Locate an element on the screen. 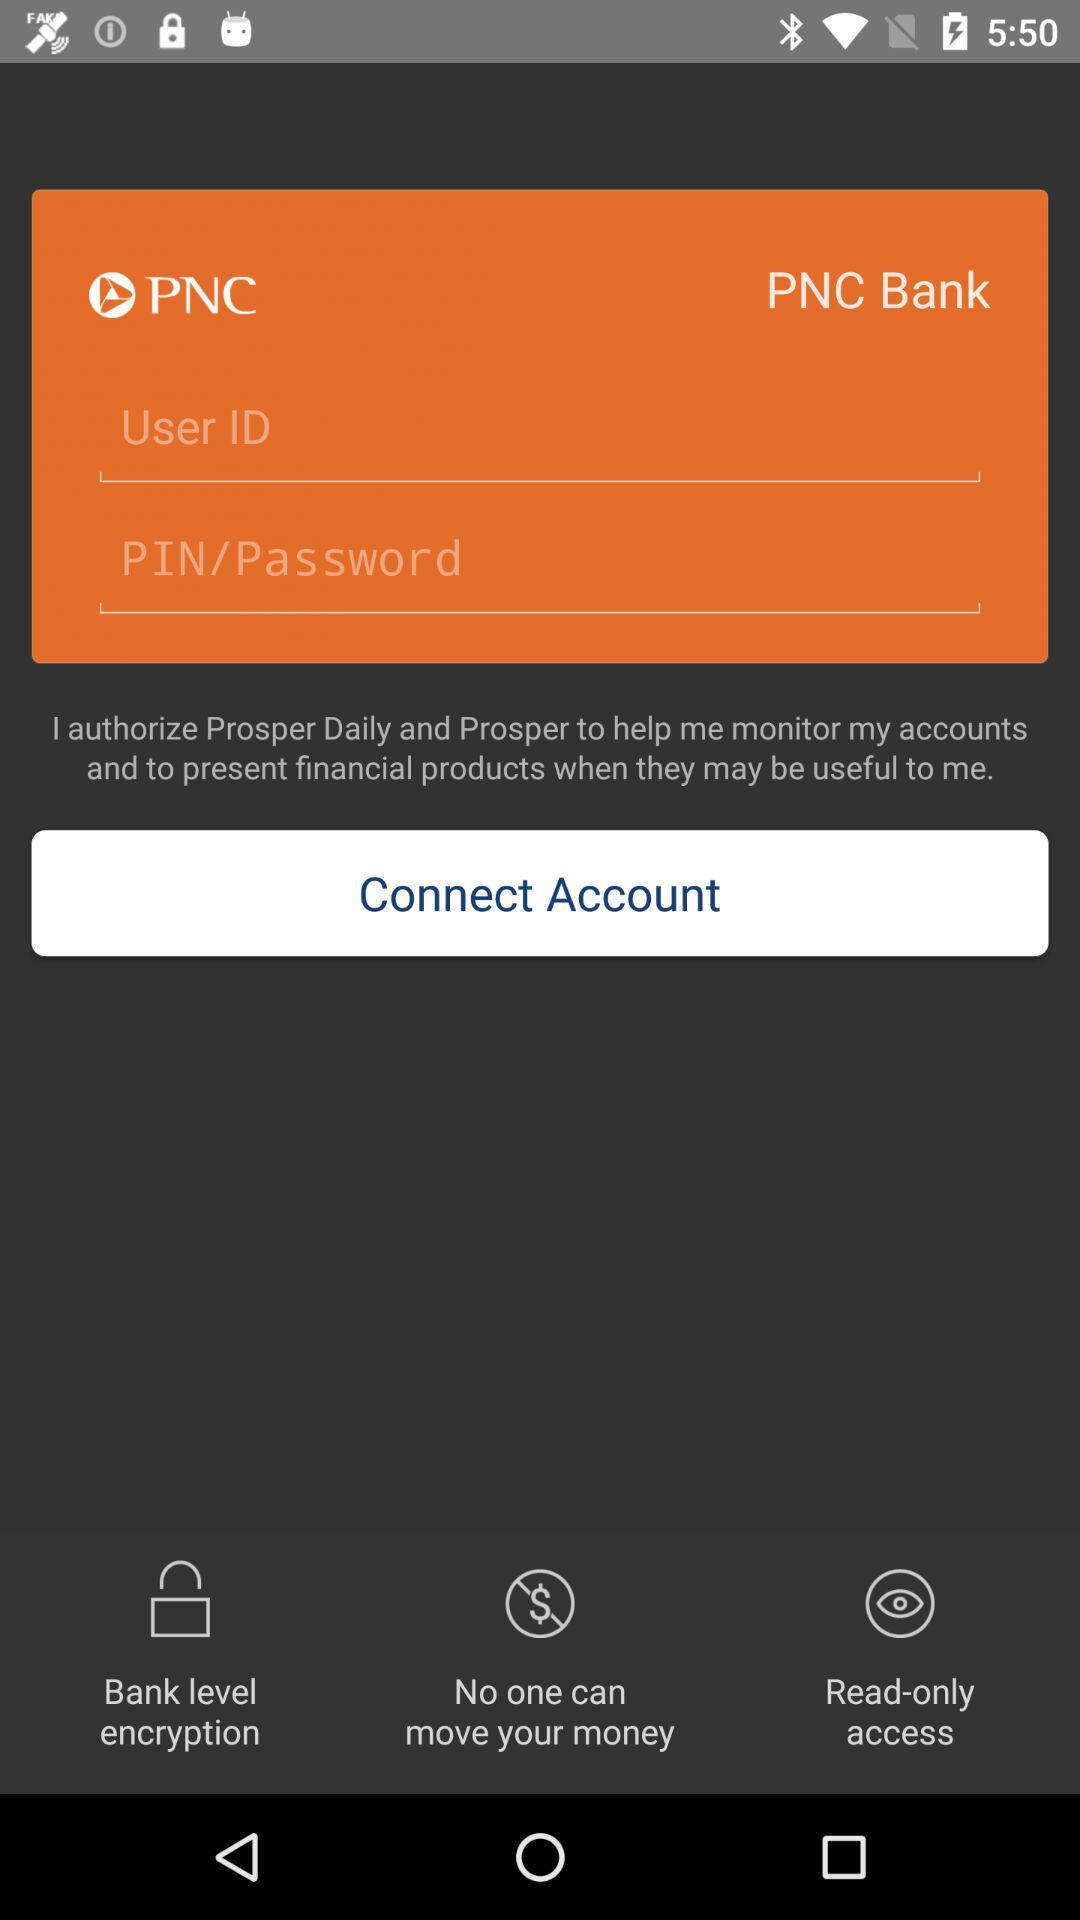 Image resolution: width=1080 pixels, height=1920 pixels. user the password in the account is located at coordinates (540, 558).